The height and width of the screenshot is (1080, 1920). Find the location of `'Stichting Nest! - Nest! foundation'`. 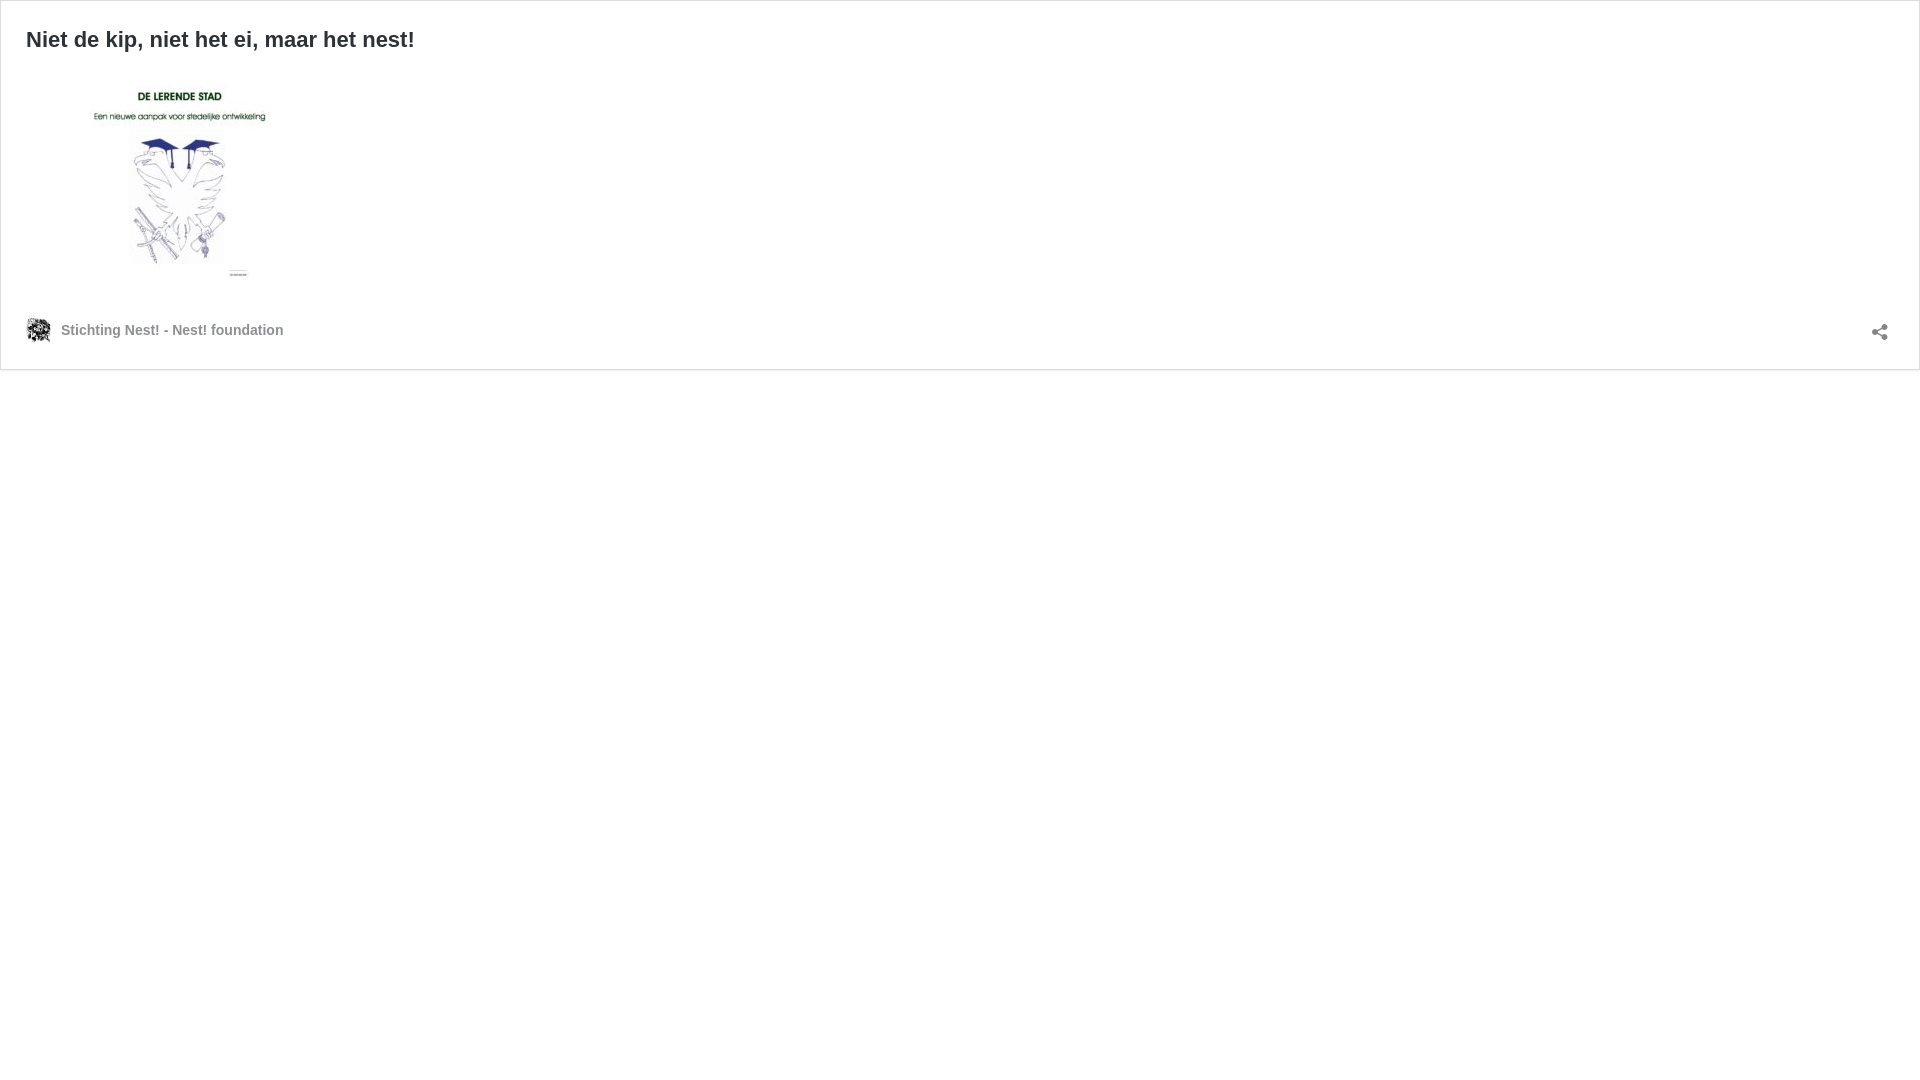

'Stichting Nest! - Nest! foundation' is located at coordinates (153, 329).